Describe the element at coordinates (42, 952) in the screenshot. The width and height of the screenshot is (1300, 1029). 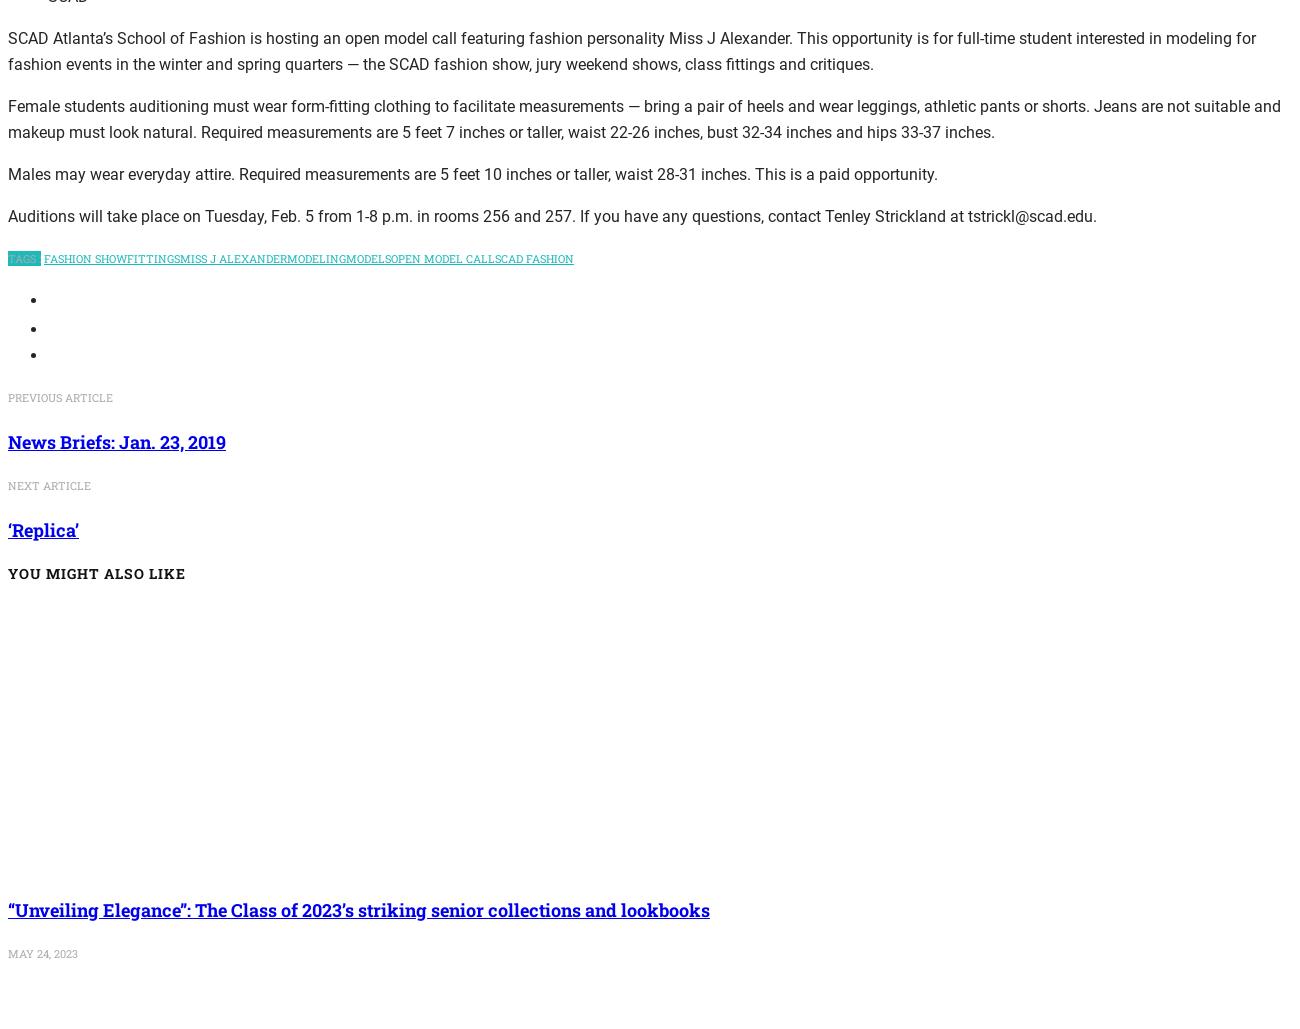
I see `'May 24, 2023'` at that location.